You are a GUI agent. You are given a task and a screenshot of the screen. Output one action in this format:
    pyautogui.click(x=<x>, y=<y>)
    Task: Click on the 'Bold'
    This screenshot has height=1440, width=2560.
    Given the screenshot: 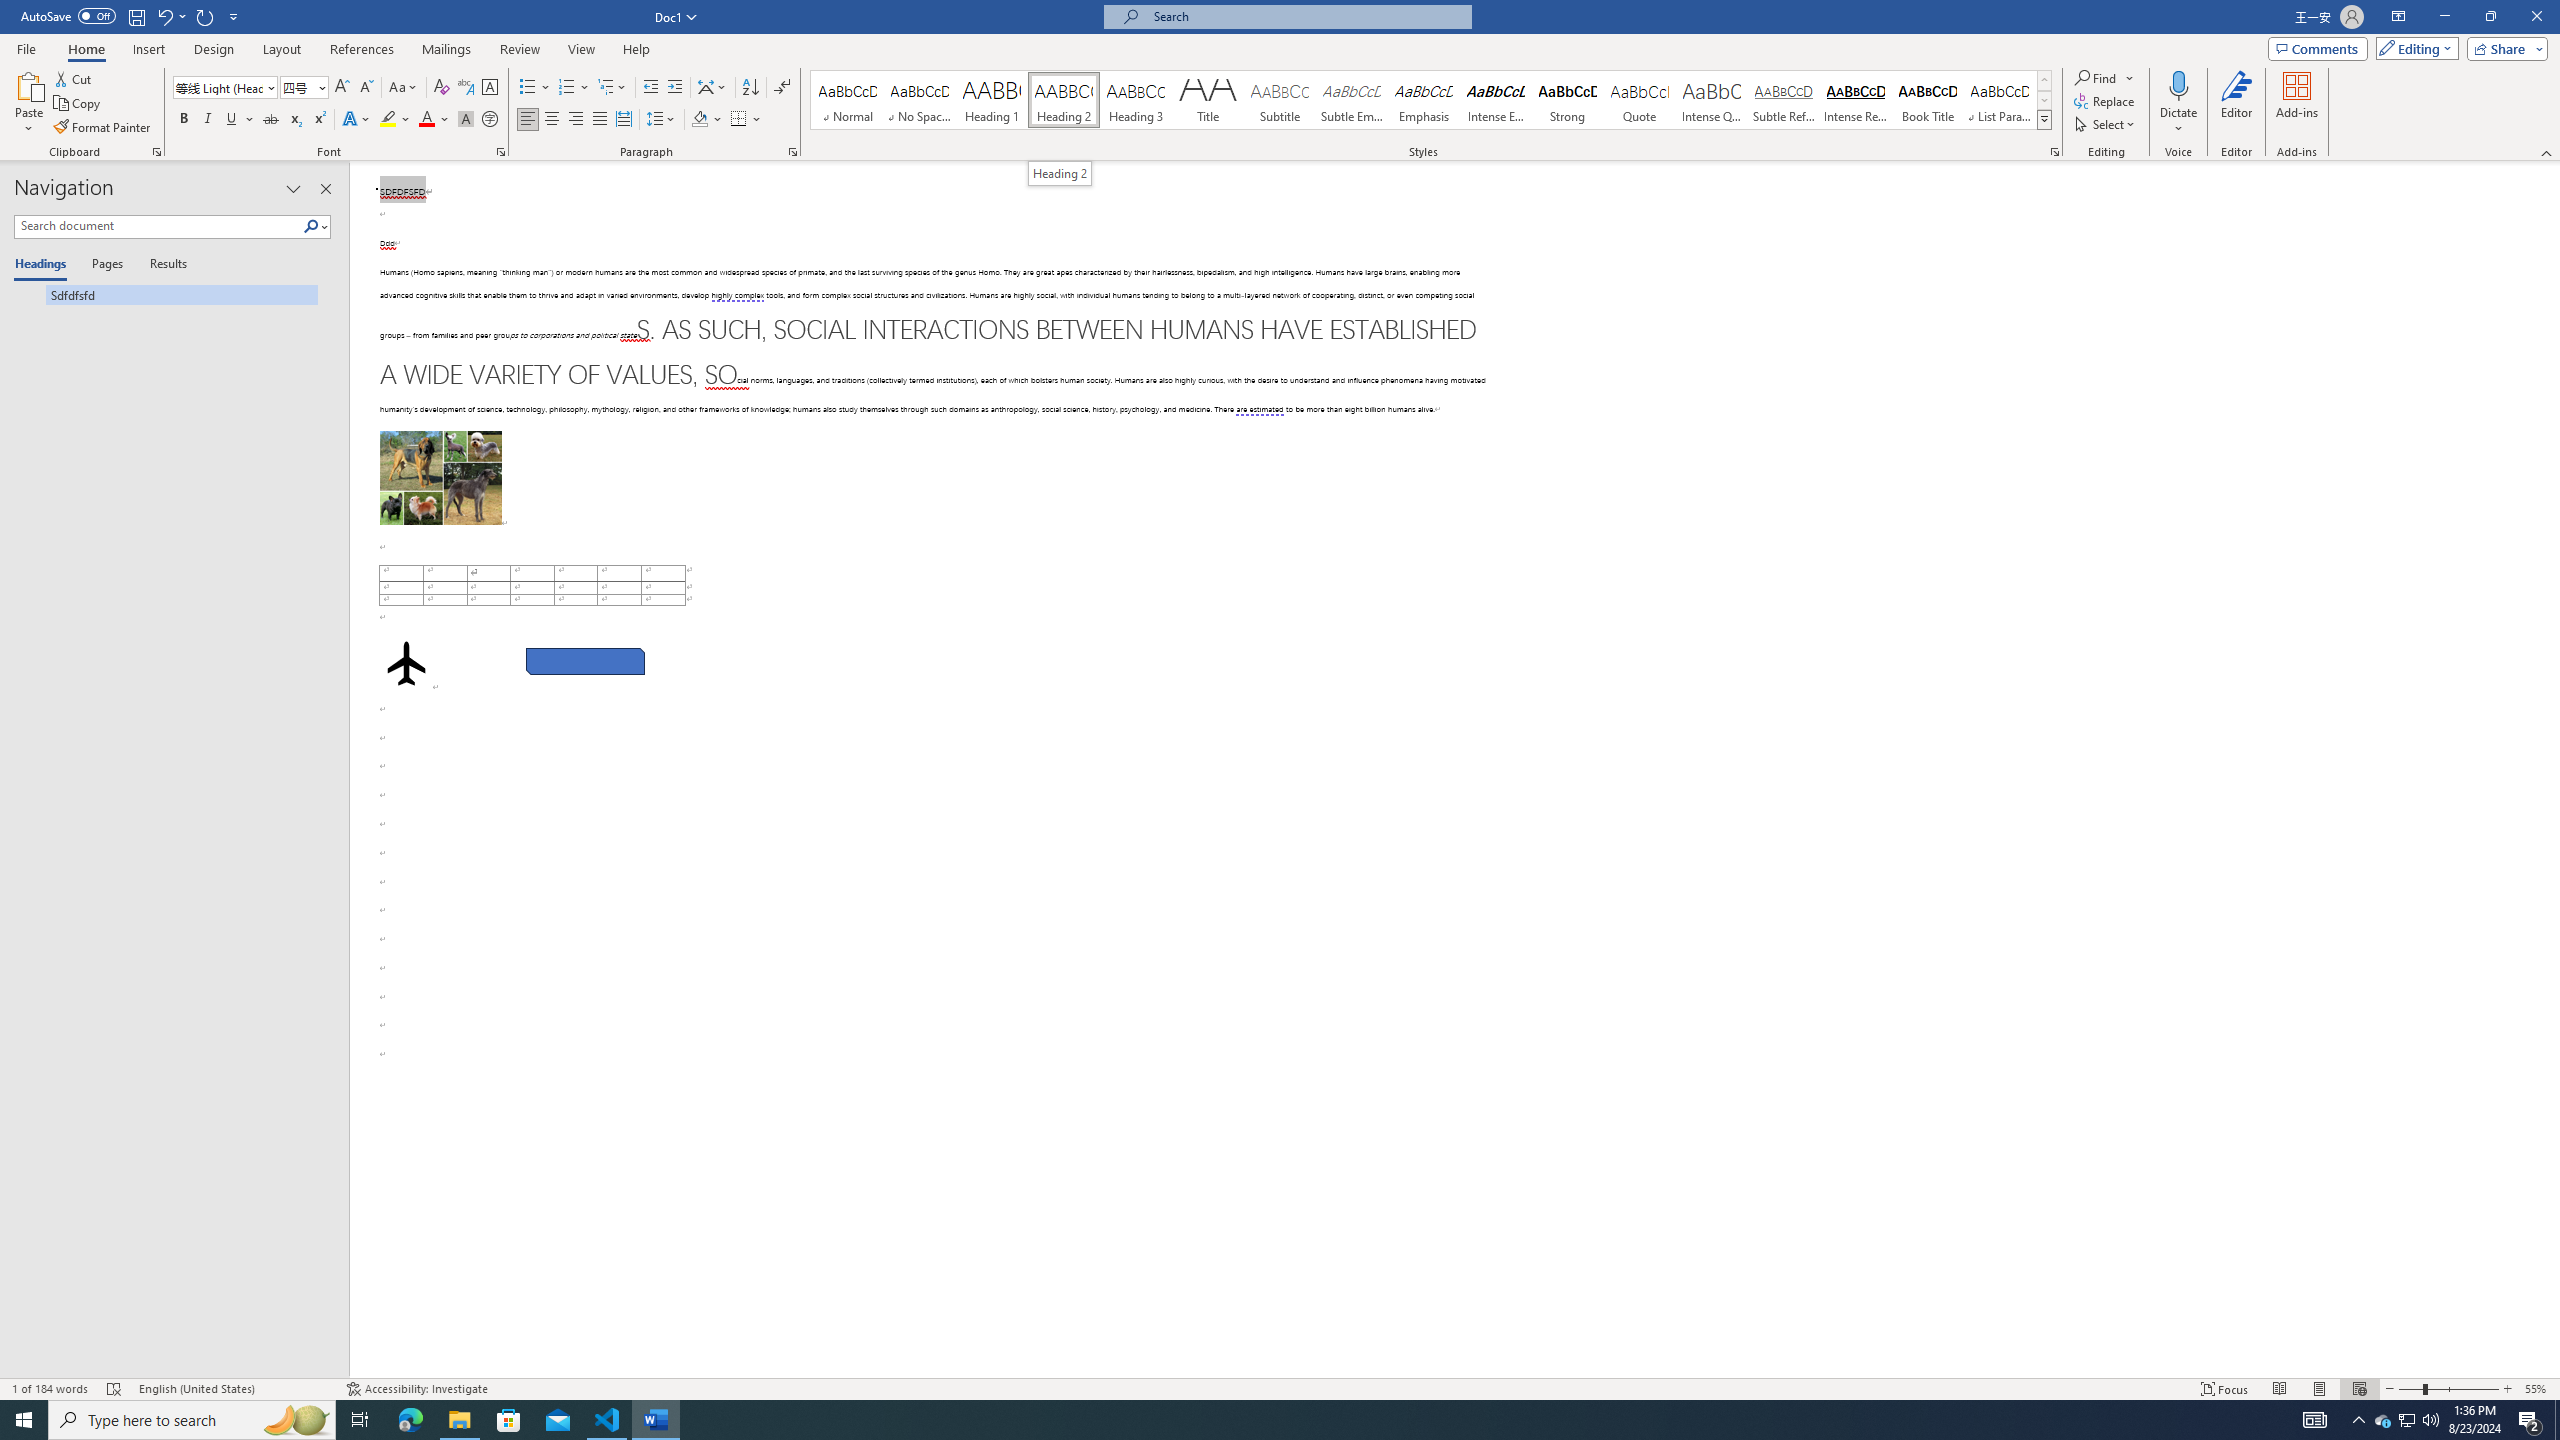 What is the action you would take?
    pyautogui.click(x=183, y=118)
    